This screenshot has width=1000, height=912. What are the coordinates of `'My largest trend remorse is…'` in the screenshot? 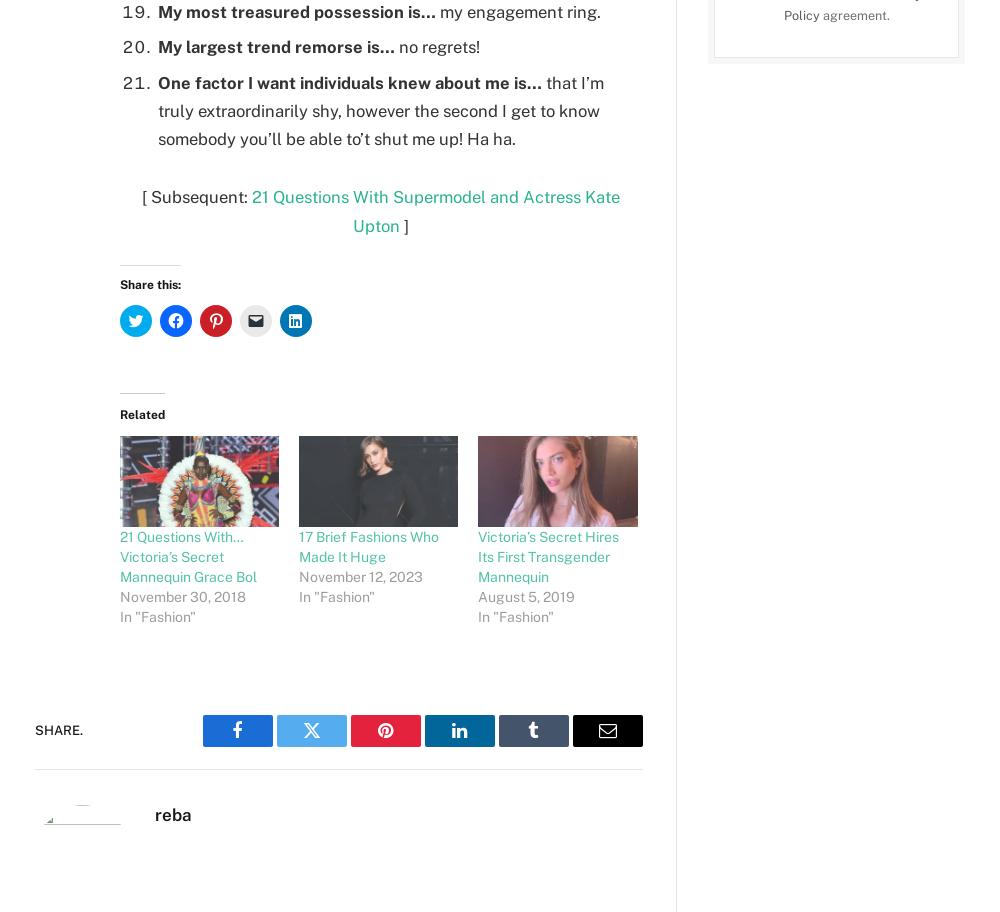 It's located at (158, 45).